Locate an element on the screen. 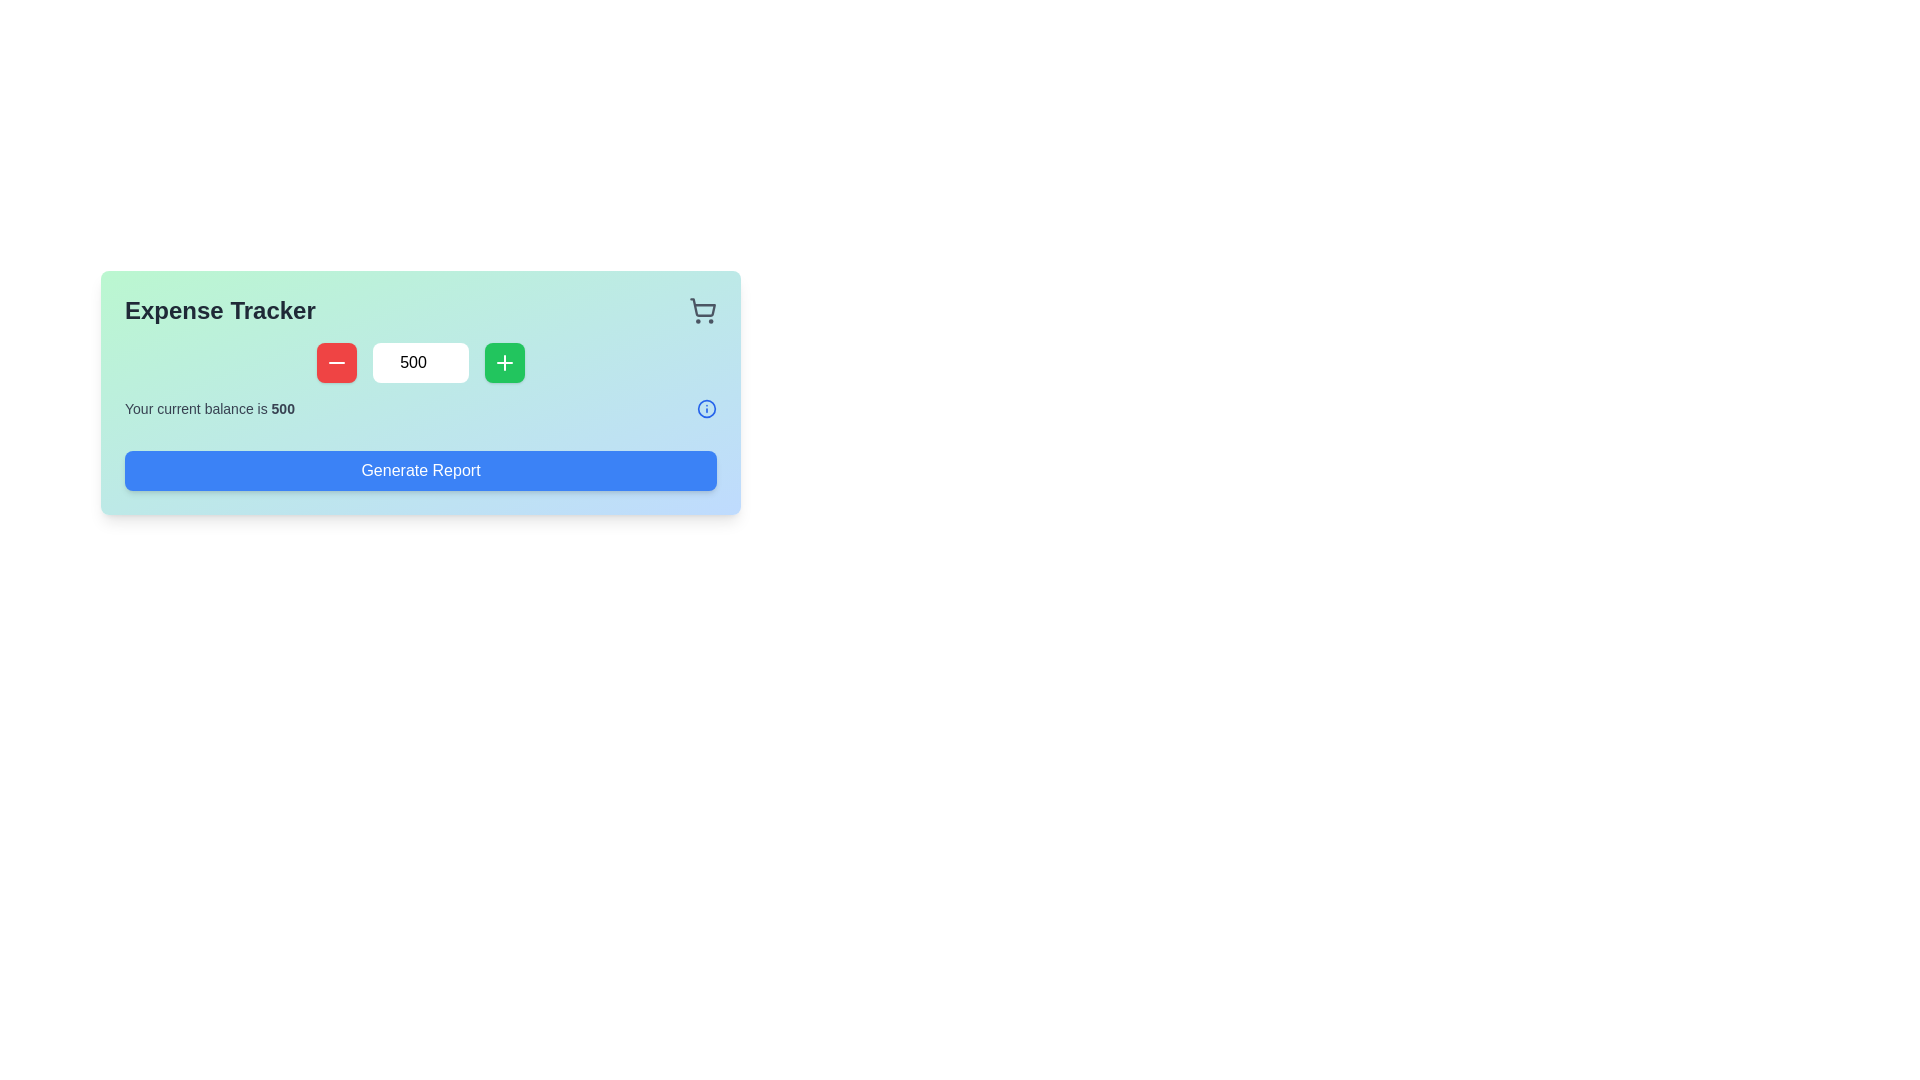 This screenshot has height=1080, width=1920. the numerical input field to focus on it, which is currently set to 500 and is located centrally between a red minus button and a green plus button is located at coordinates (420, 362).